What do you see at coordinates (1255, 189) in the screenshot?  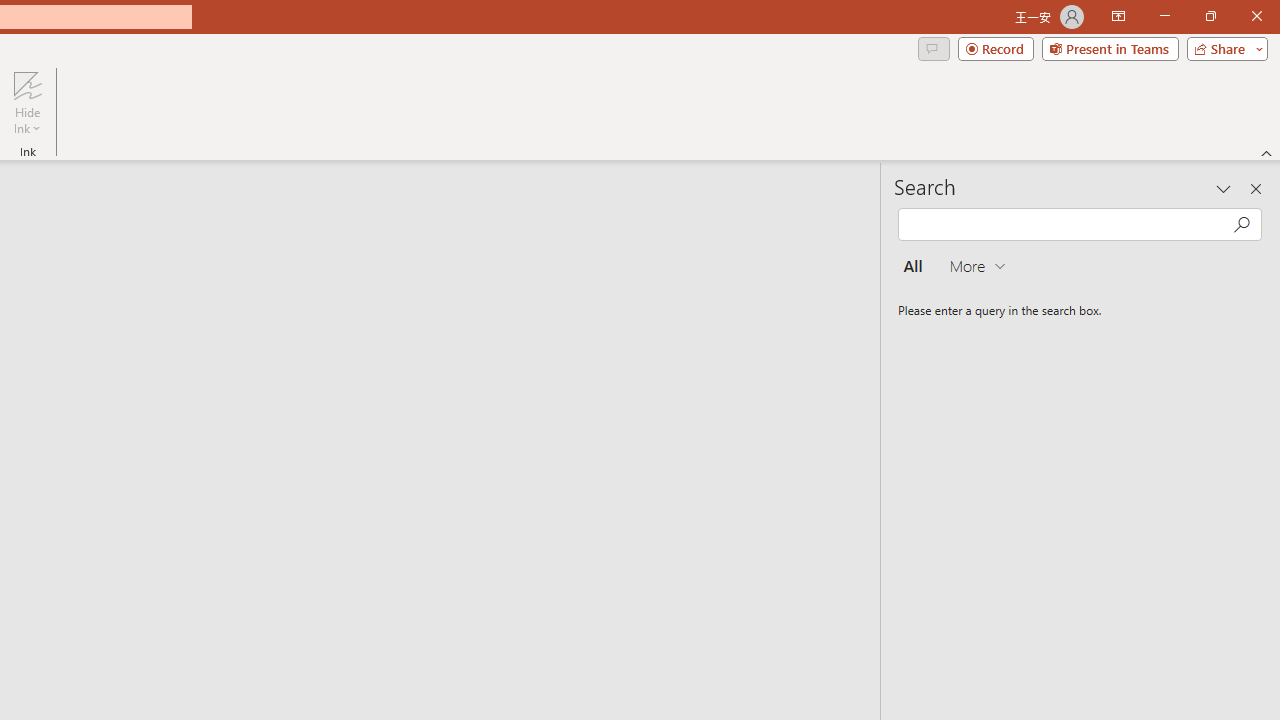 I see `'Close pane'` at bounding box center [1255, 189].